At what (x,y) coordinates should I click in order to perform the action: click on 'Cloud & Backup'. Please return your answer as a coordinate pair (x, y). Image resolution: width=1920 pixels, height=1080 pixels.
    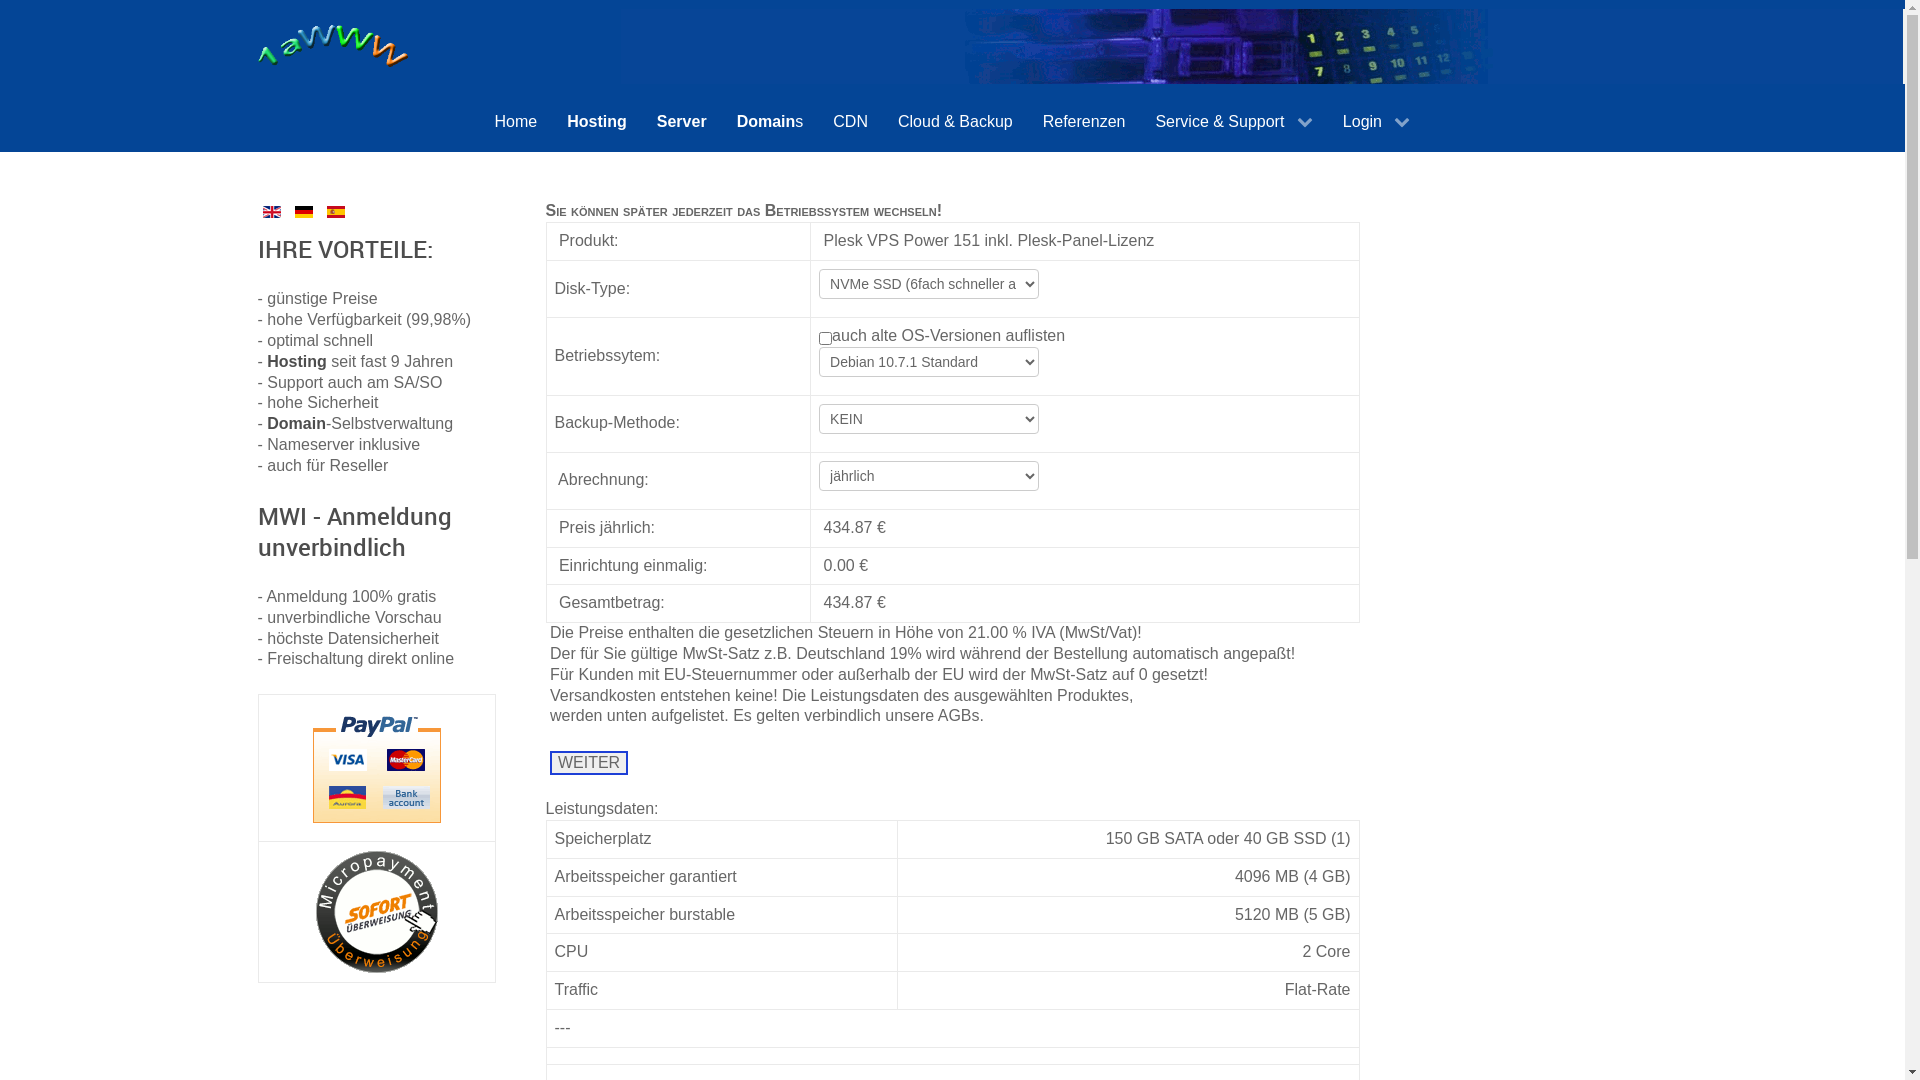
    Looking at the image, I should click on (954, 121).